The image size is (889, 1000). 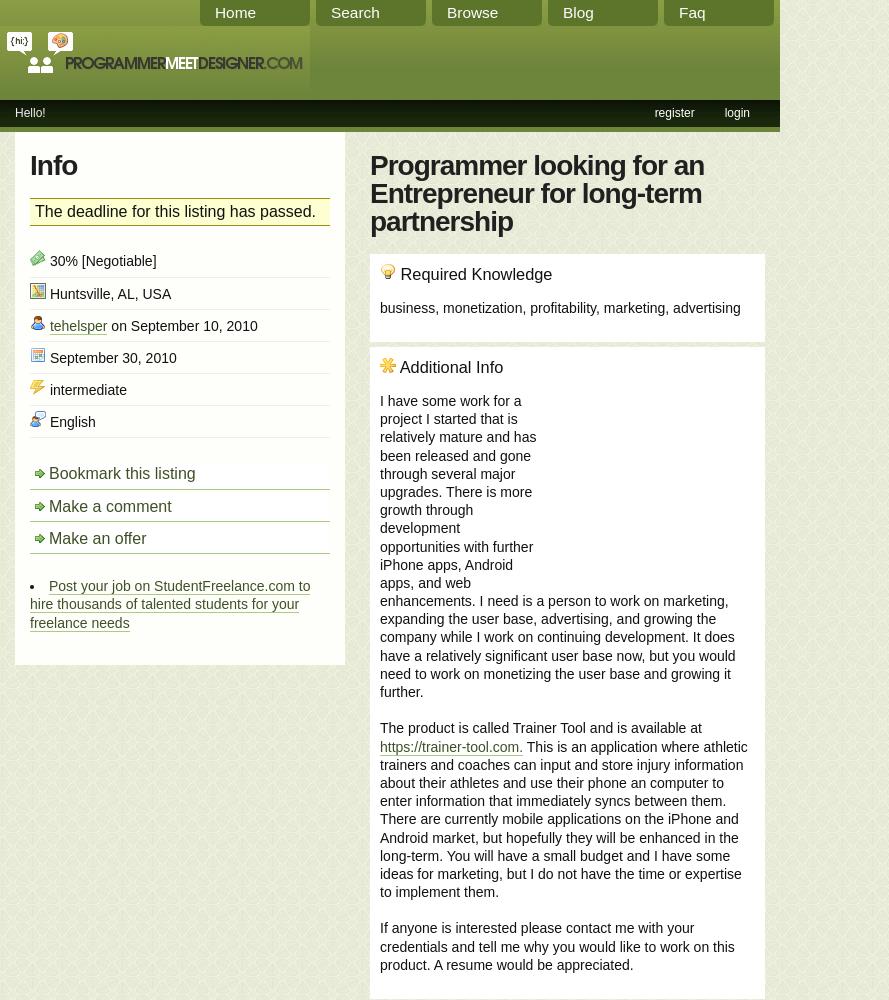 I want to click on 'Huntsville, AL, USA', so click(x=107, y=293).